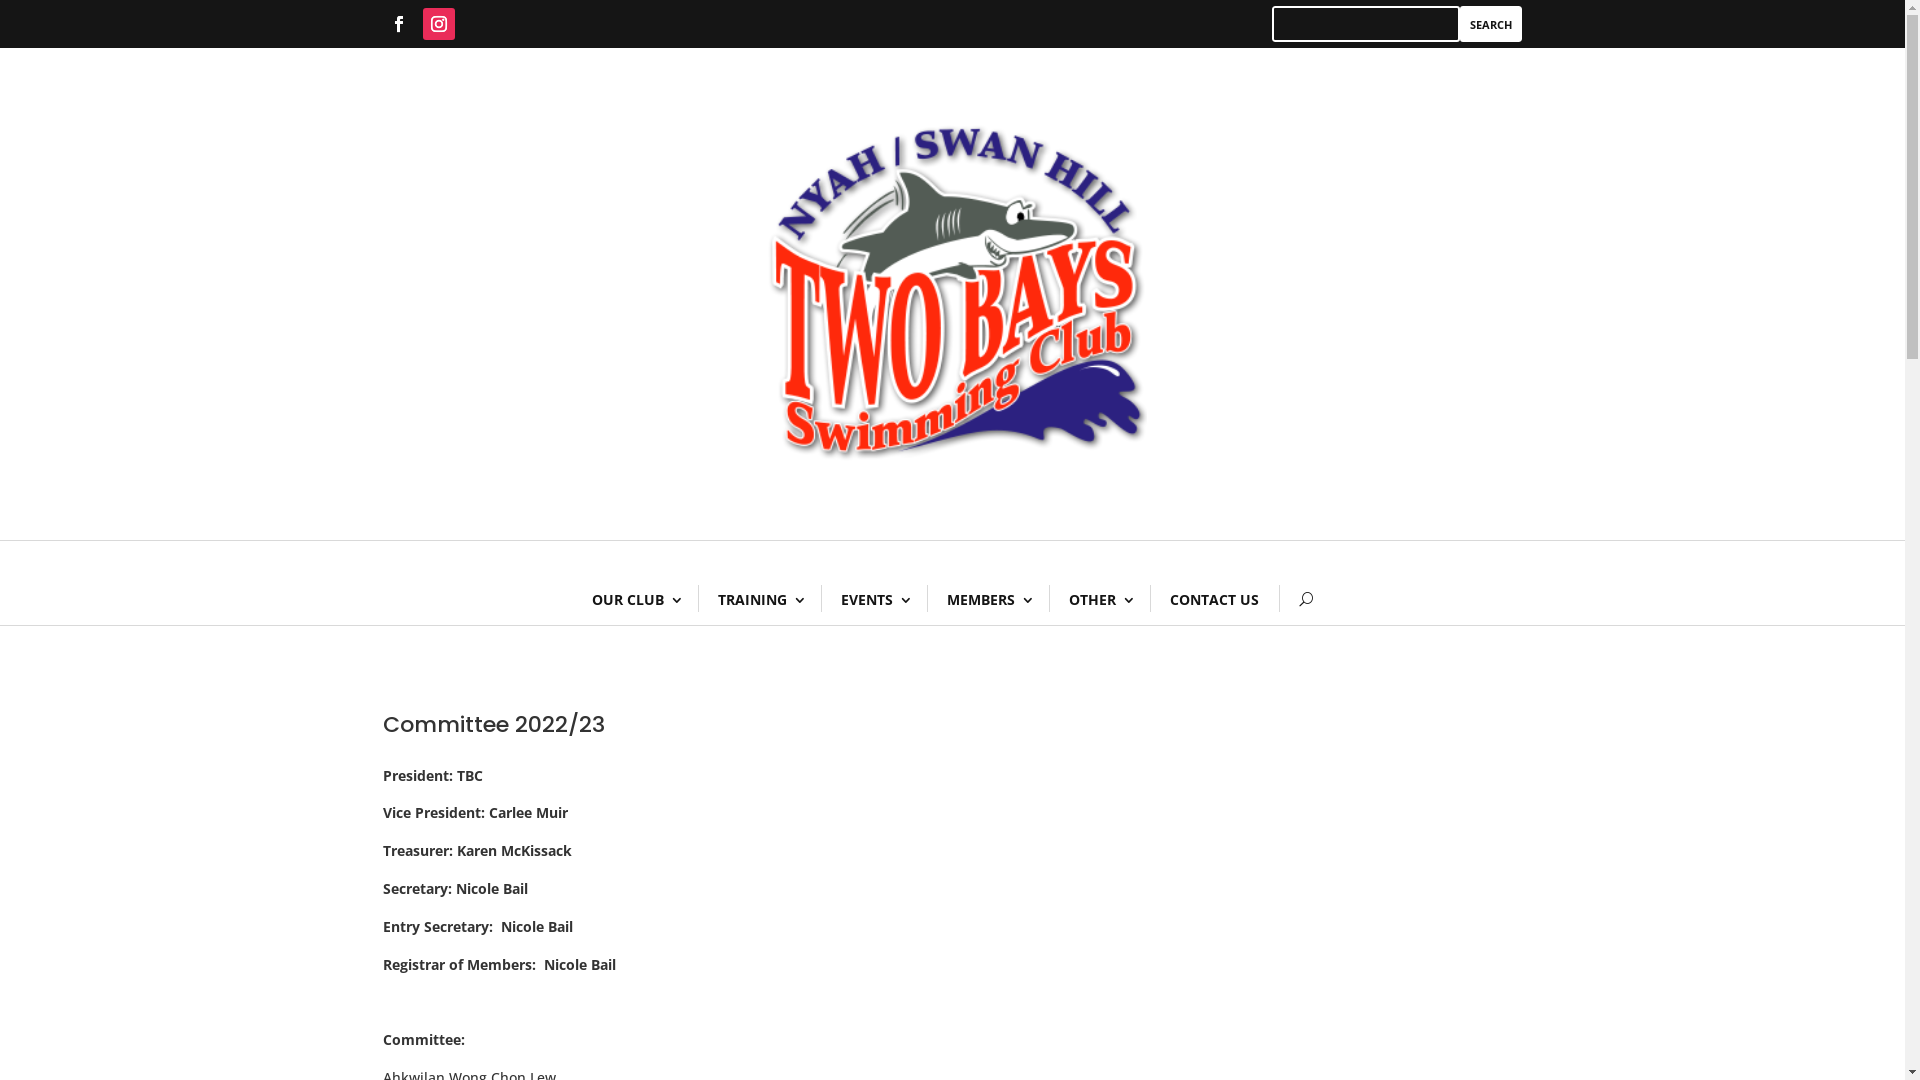 This screenshot has width=1920, height=1080. What do you see at coordinates (950, 293) in the screenshot?
I see `'Two Bays logo'` at bounding box center [950, 293].